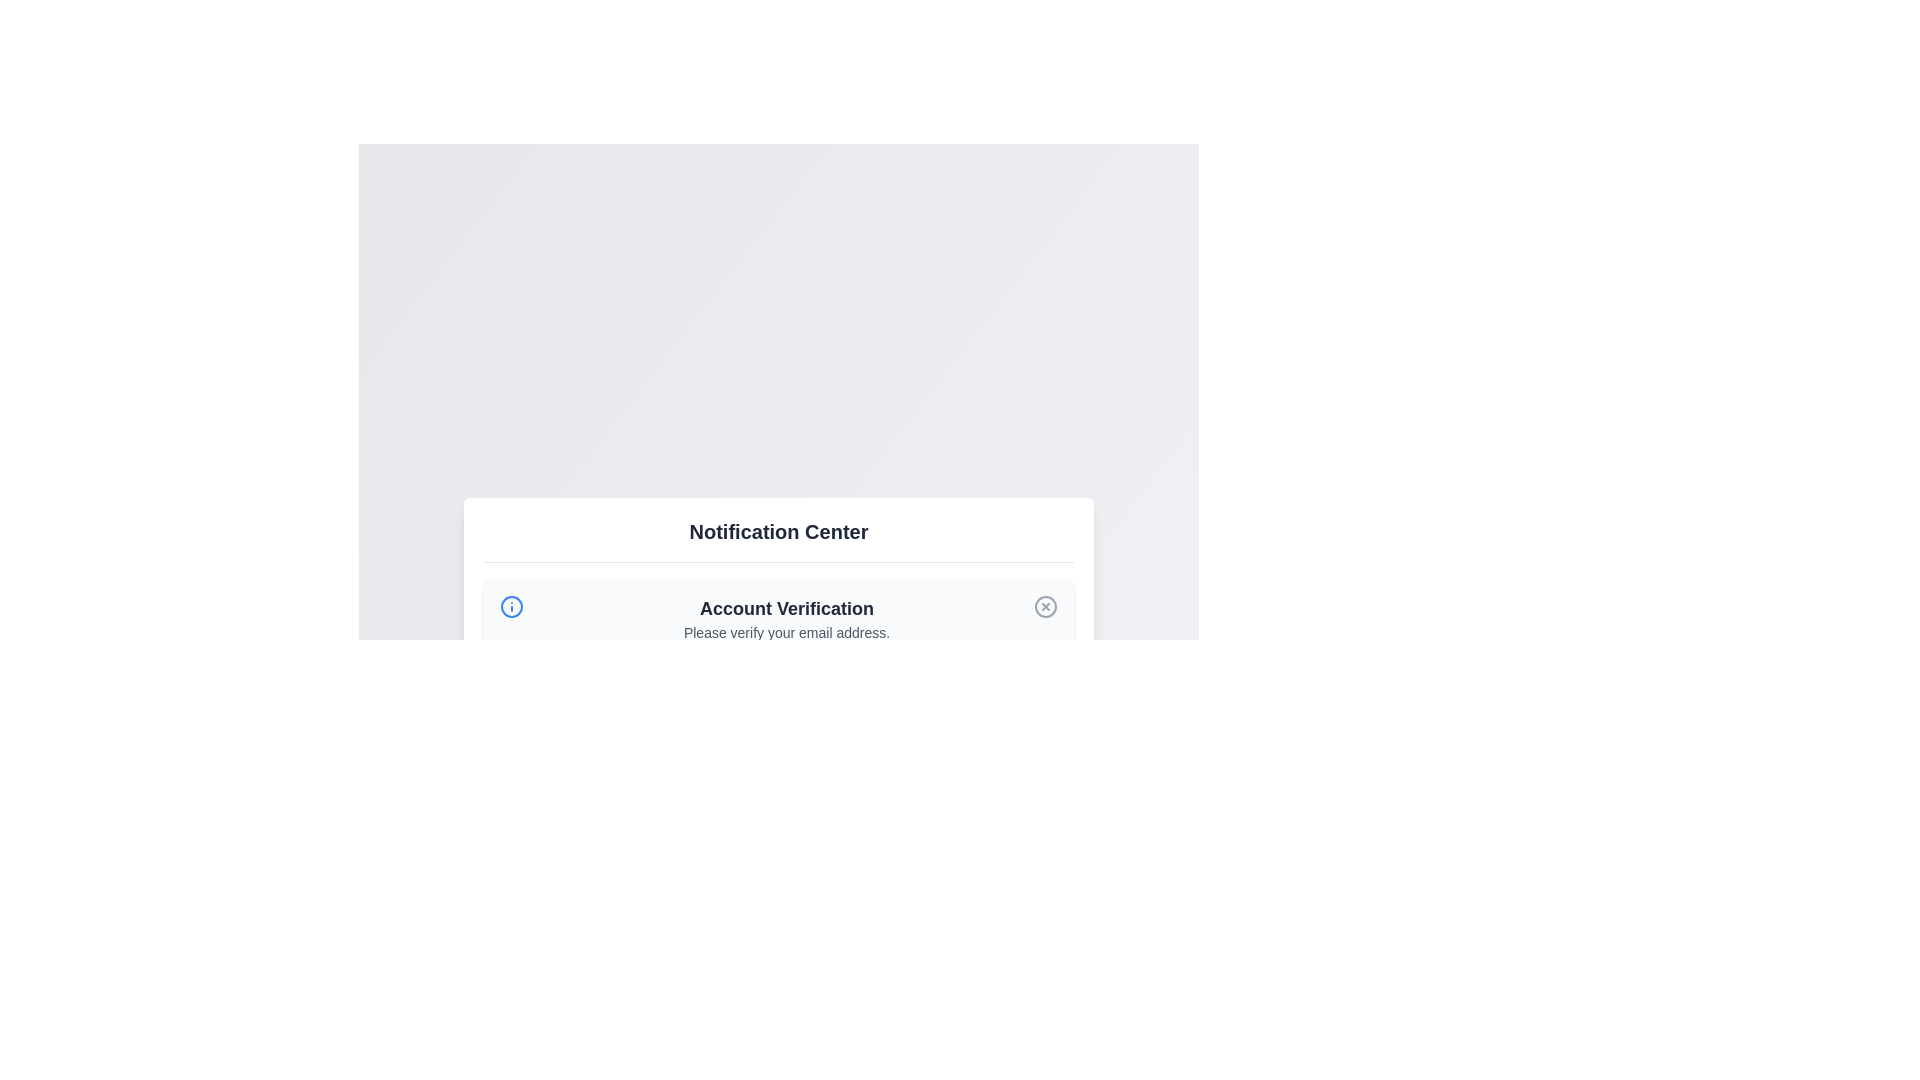  I want to click on the informational indicator icon located at the top-left corner of the notification card, adjacent to the 'Account Verification' text, so click(512, 605).